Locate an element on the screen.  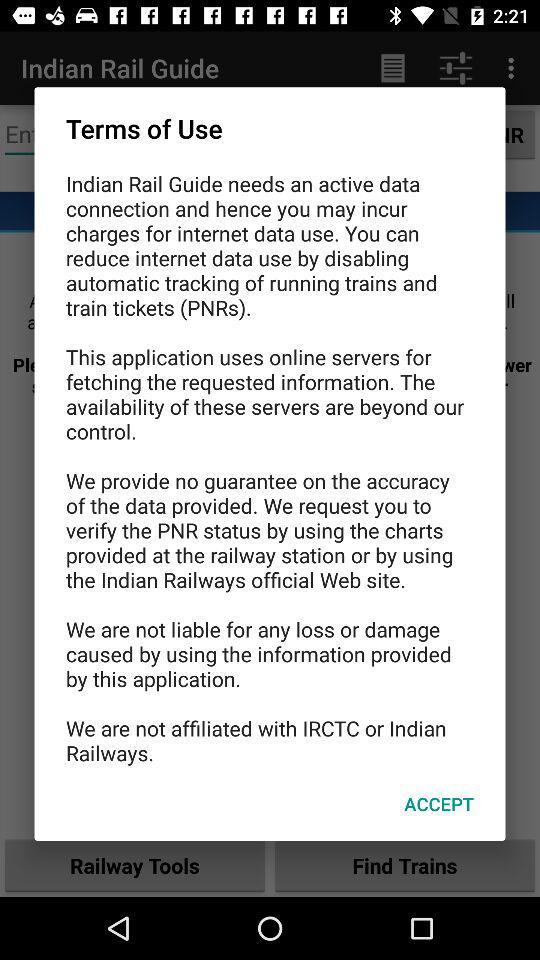
the icon below the indian rail guide is located at coordinates (438, 804).